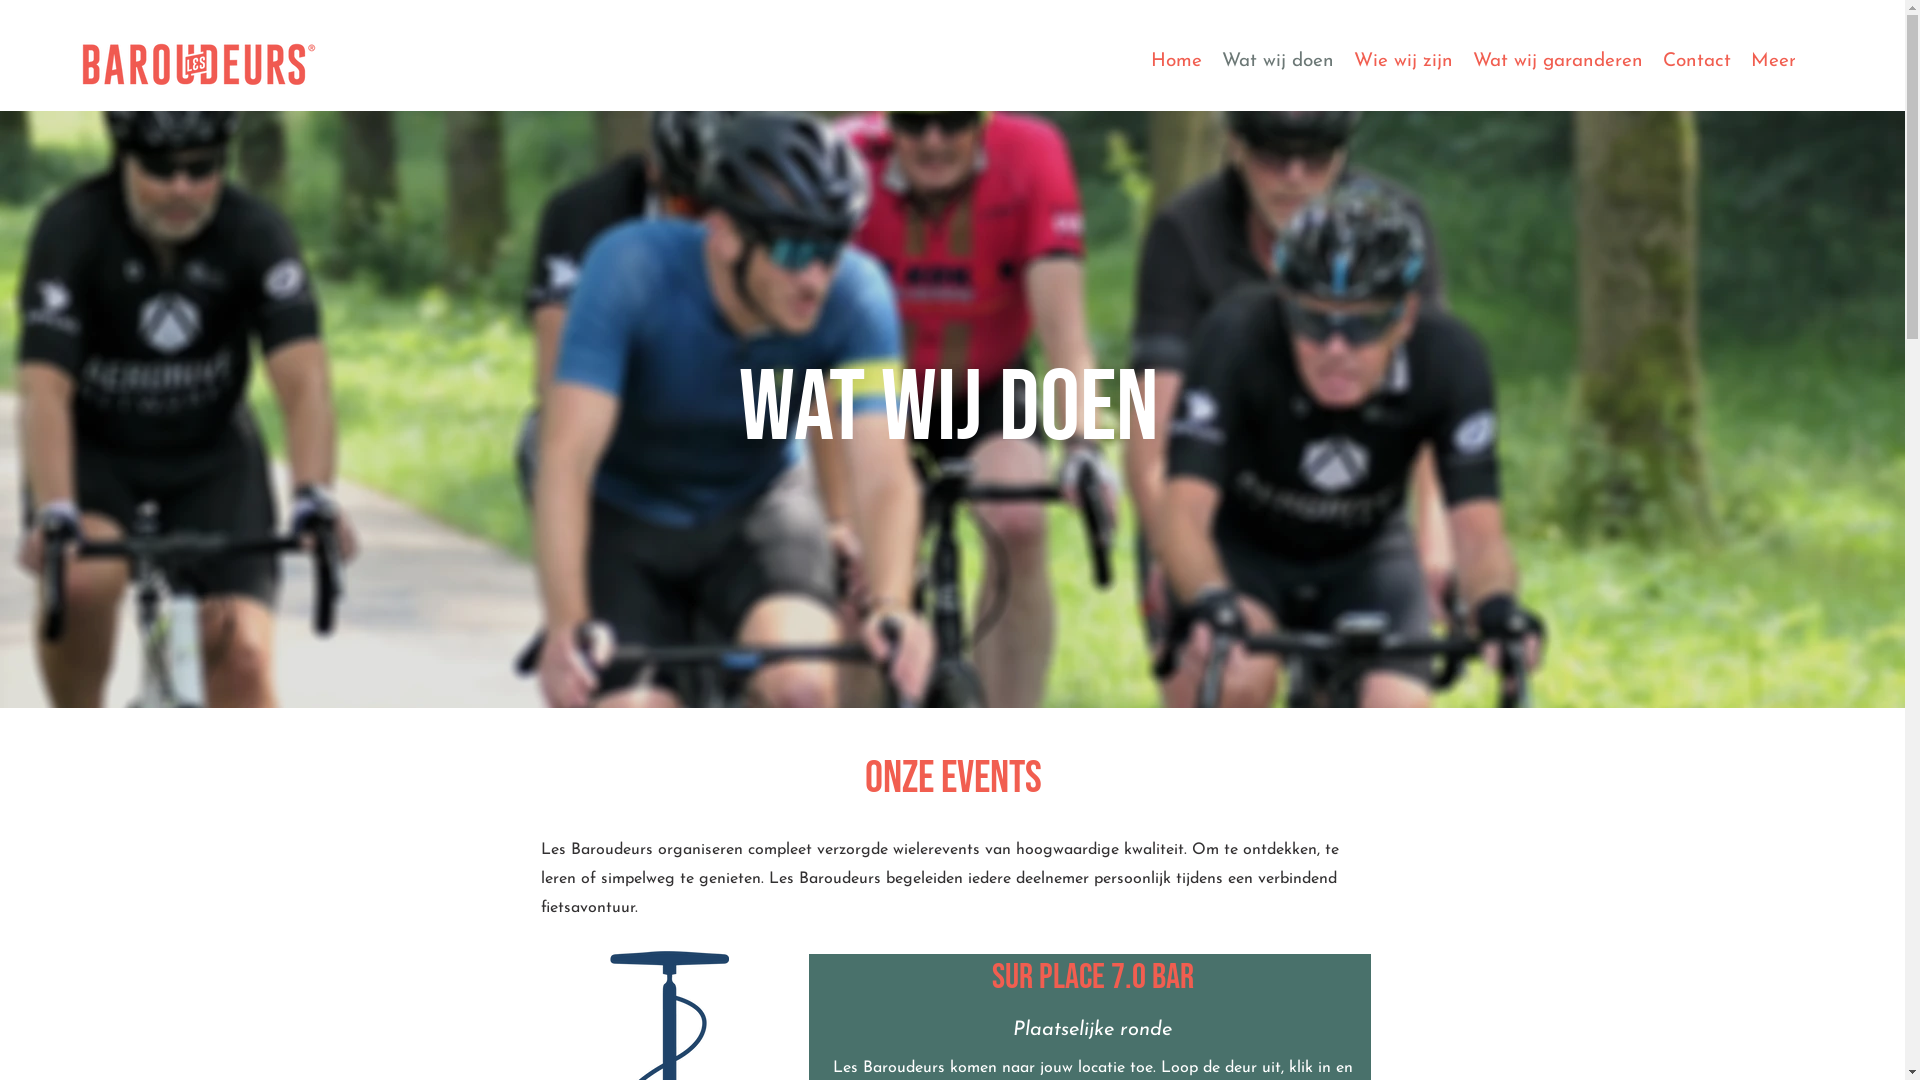  I want to click on 'Wat wij garanderen', so click(1463, 63).